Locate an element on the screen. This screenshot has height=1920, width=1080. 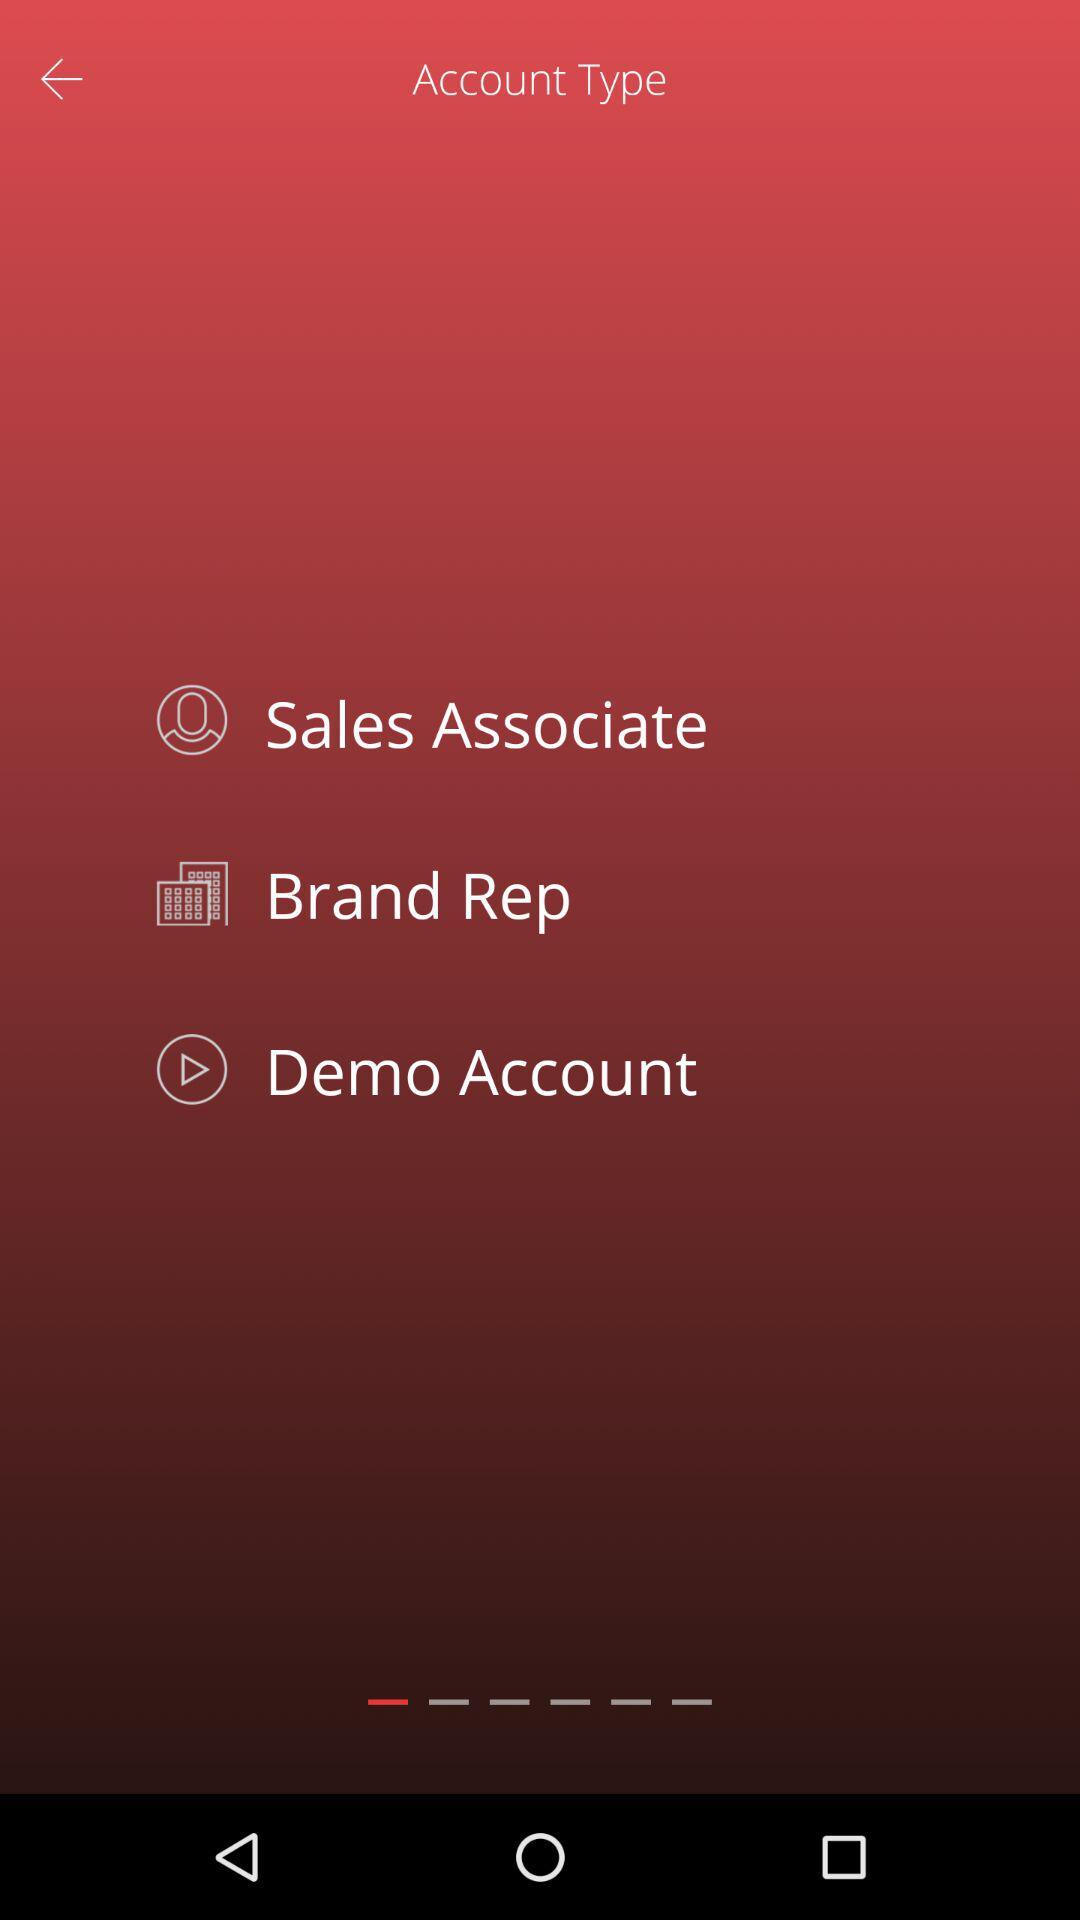
demo account item is located at coordinates (585, 1069).